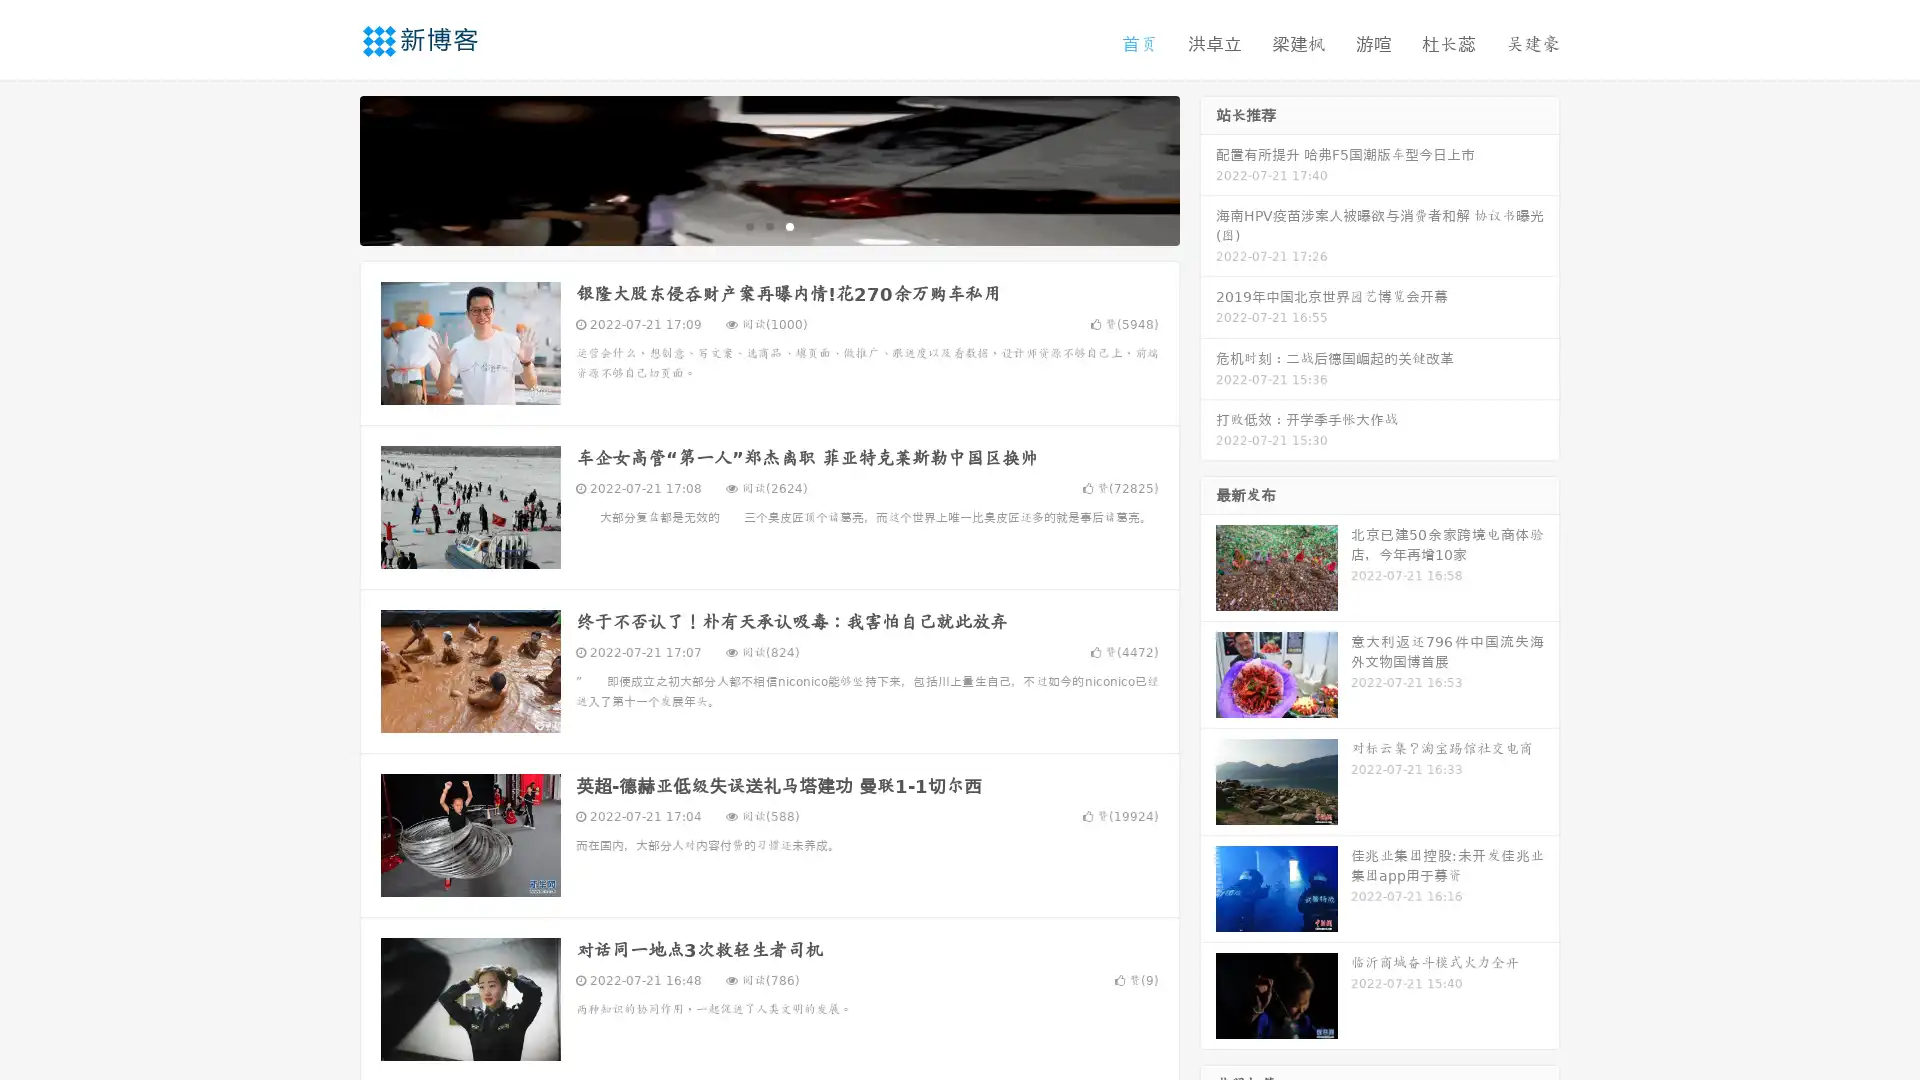 This screenshot has width=1920, height=1080. I want to click on Next slide, so click(1208, 168).